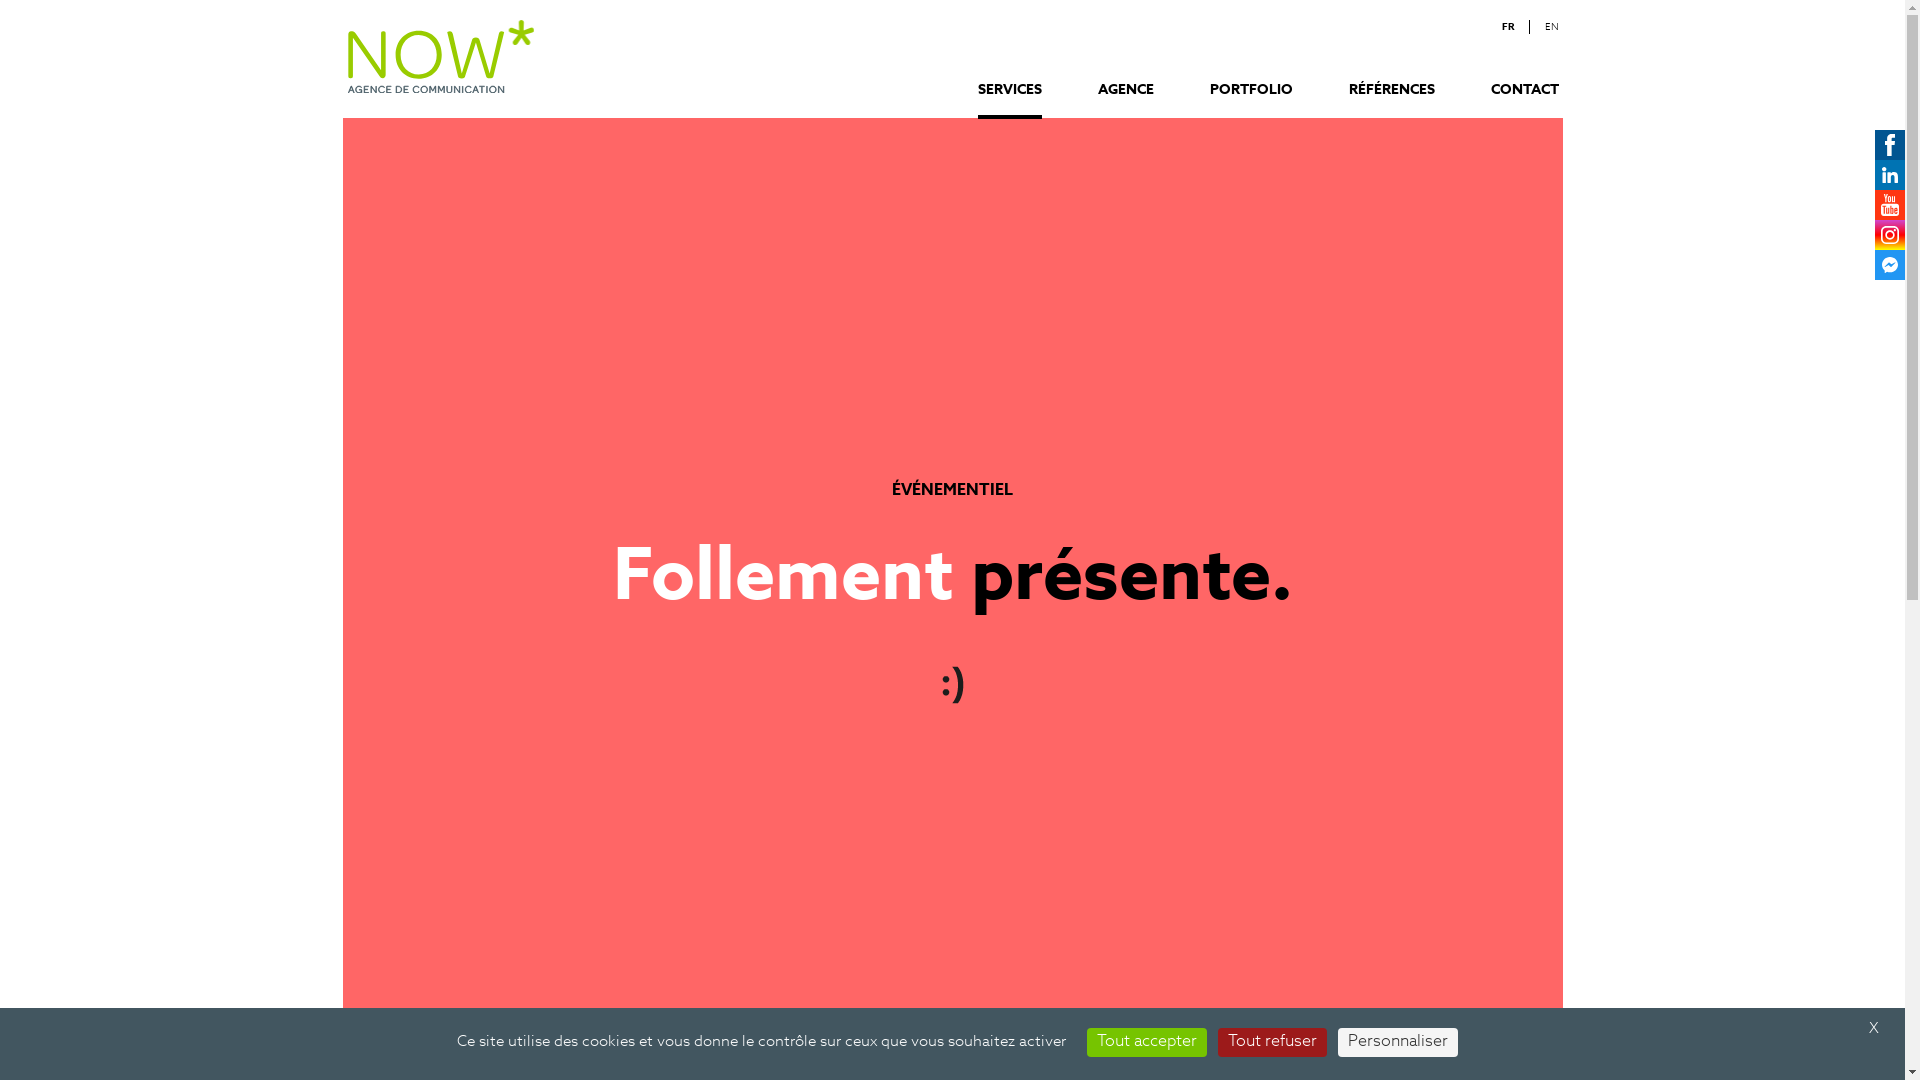 This screenshot has width=1920, height=1080. I want to click on 'CONTACT', so click(1524, 101).